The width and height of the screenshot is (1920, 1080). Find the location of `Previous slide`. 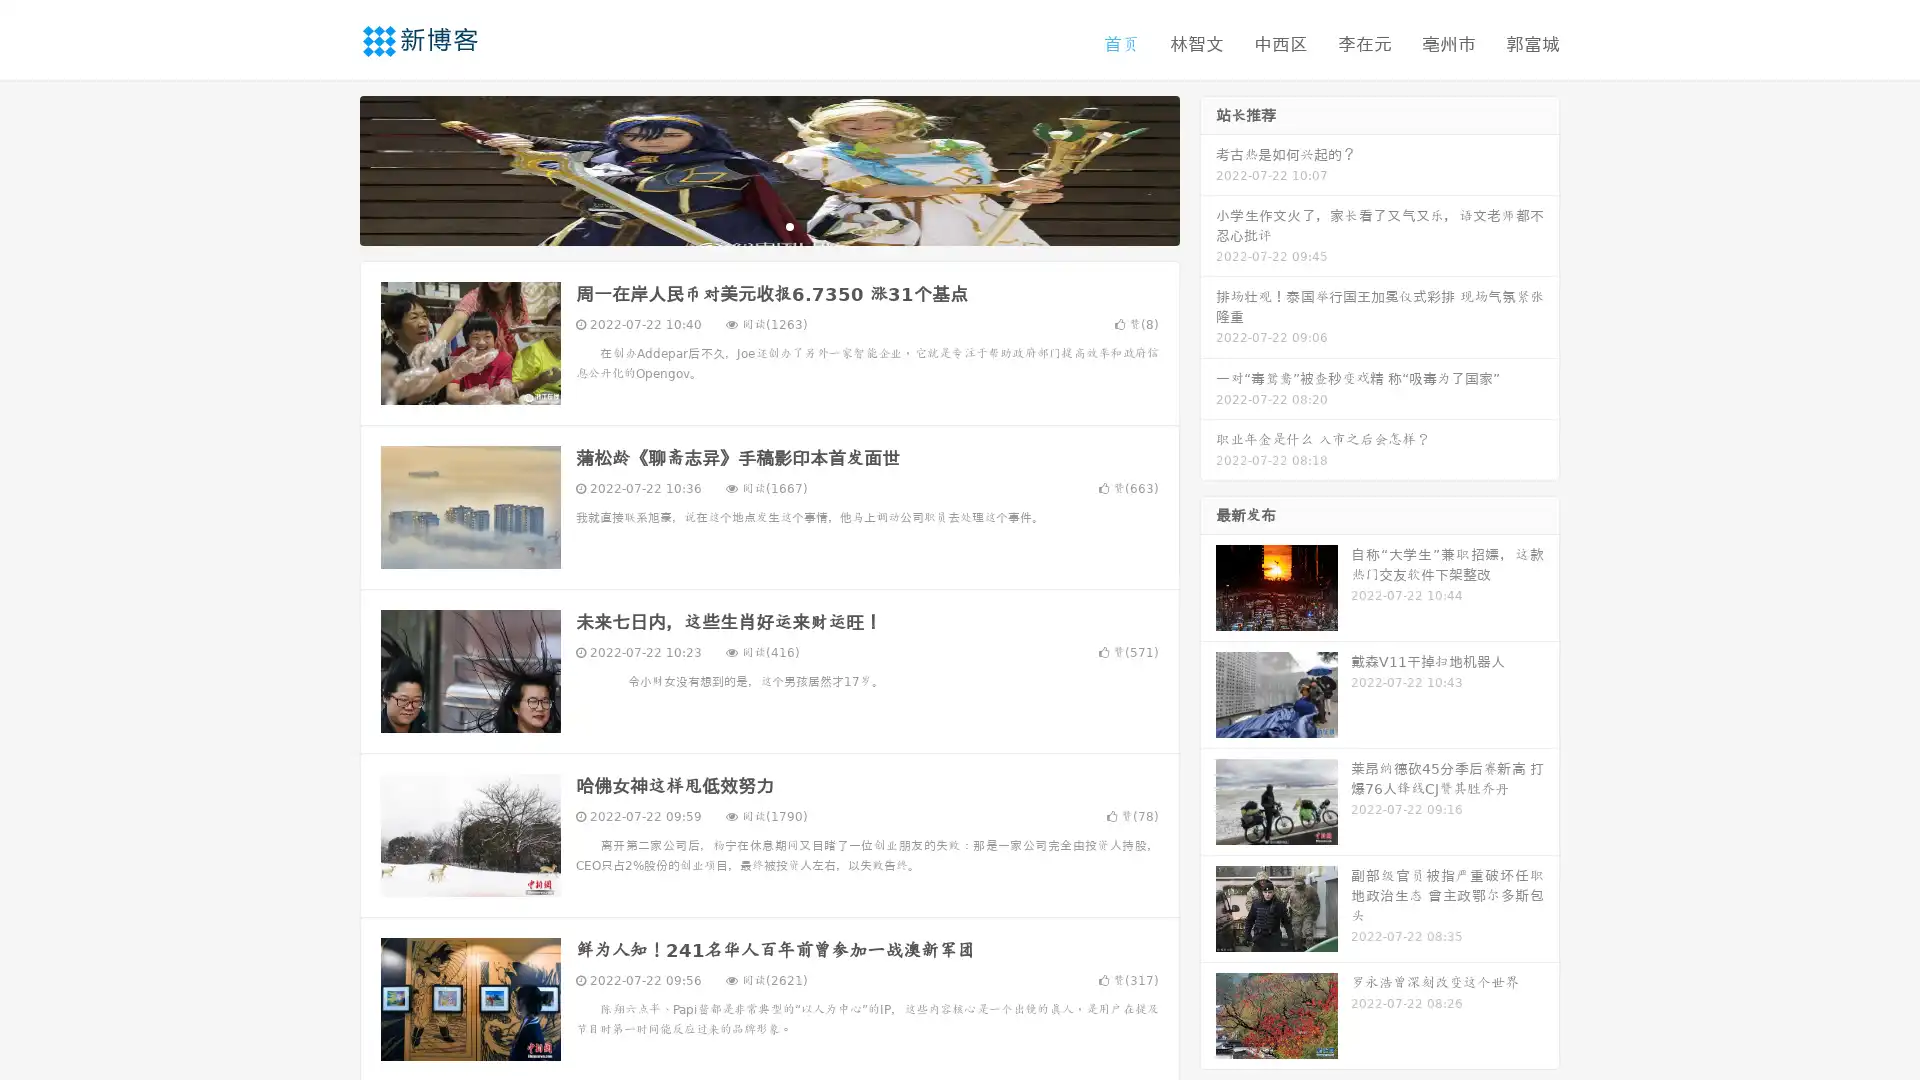

Previous slide is located at coordinates (330, 168).